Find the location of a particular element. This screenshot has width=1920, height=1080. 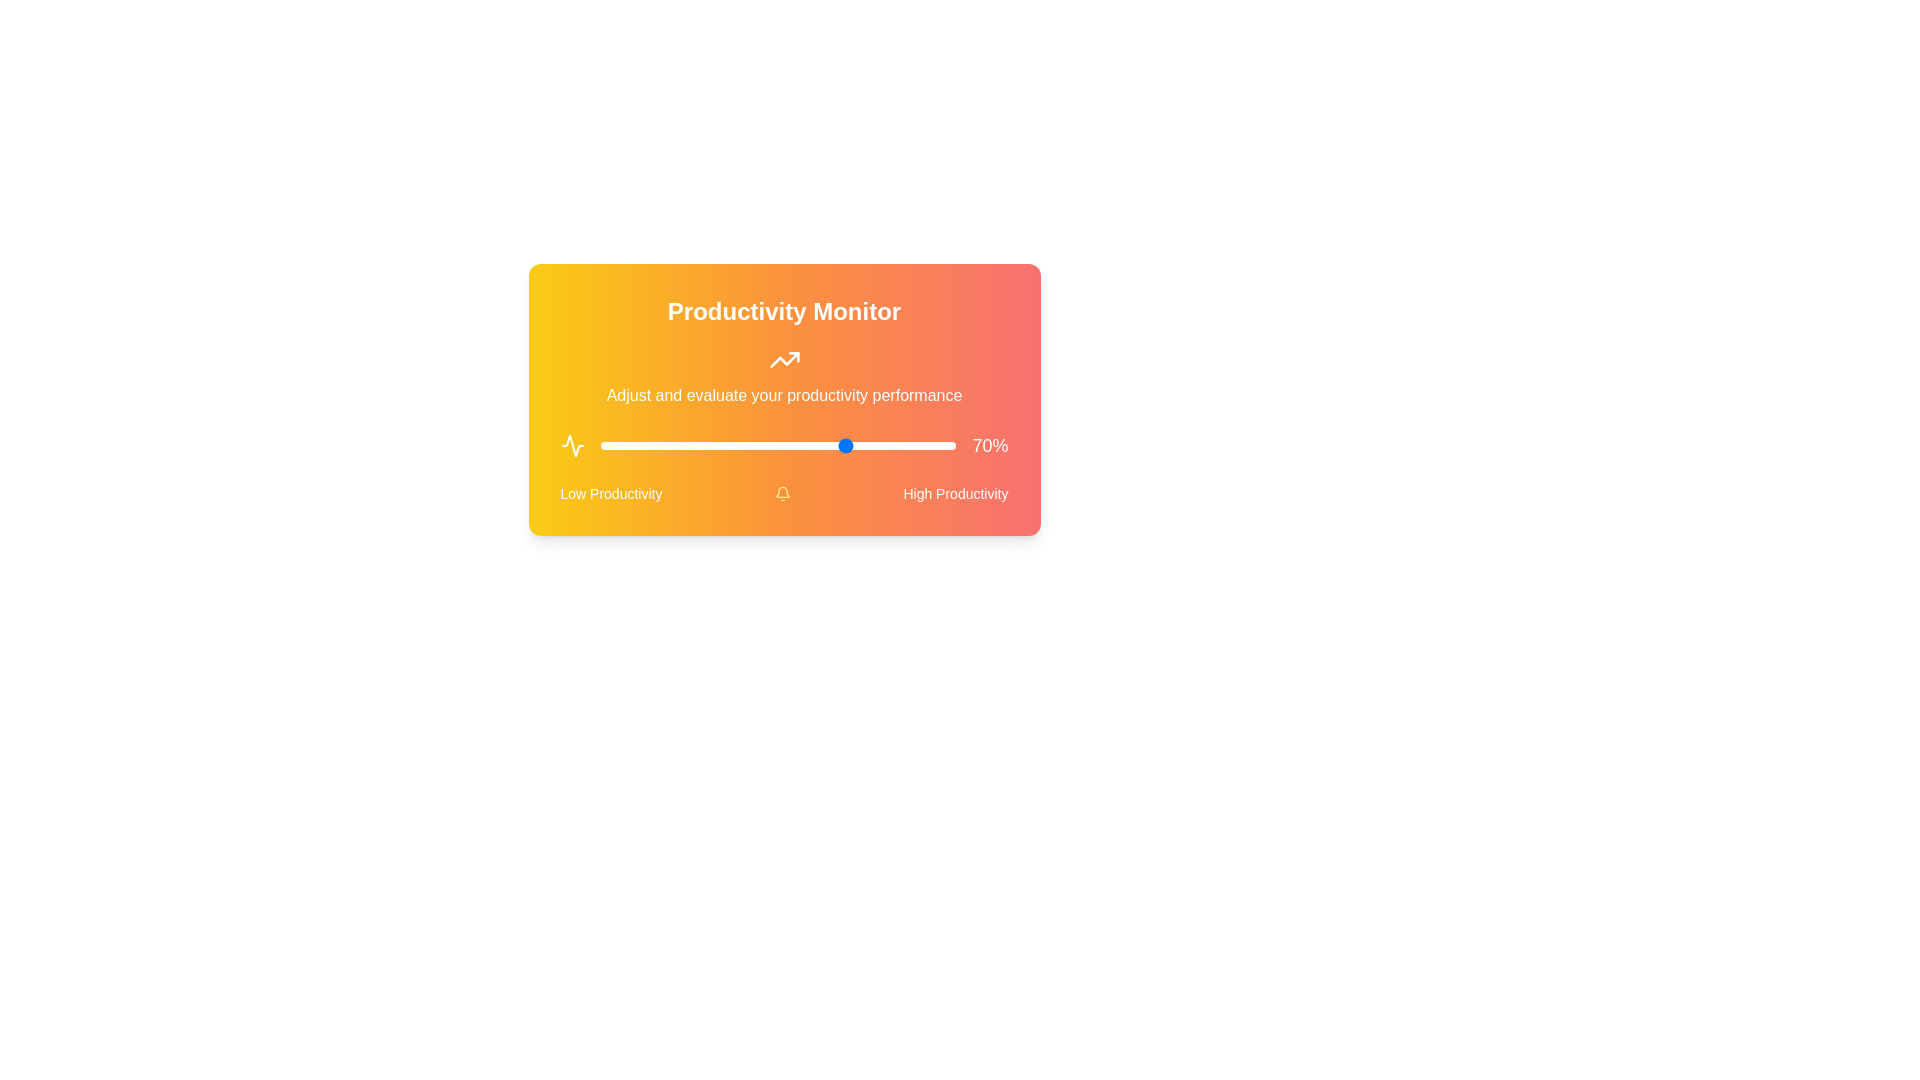

the textual label 'Low Productivity' to access additional information is located at coordinates (609, 493).